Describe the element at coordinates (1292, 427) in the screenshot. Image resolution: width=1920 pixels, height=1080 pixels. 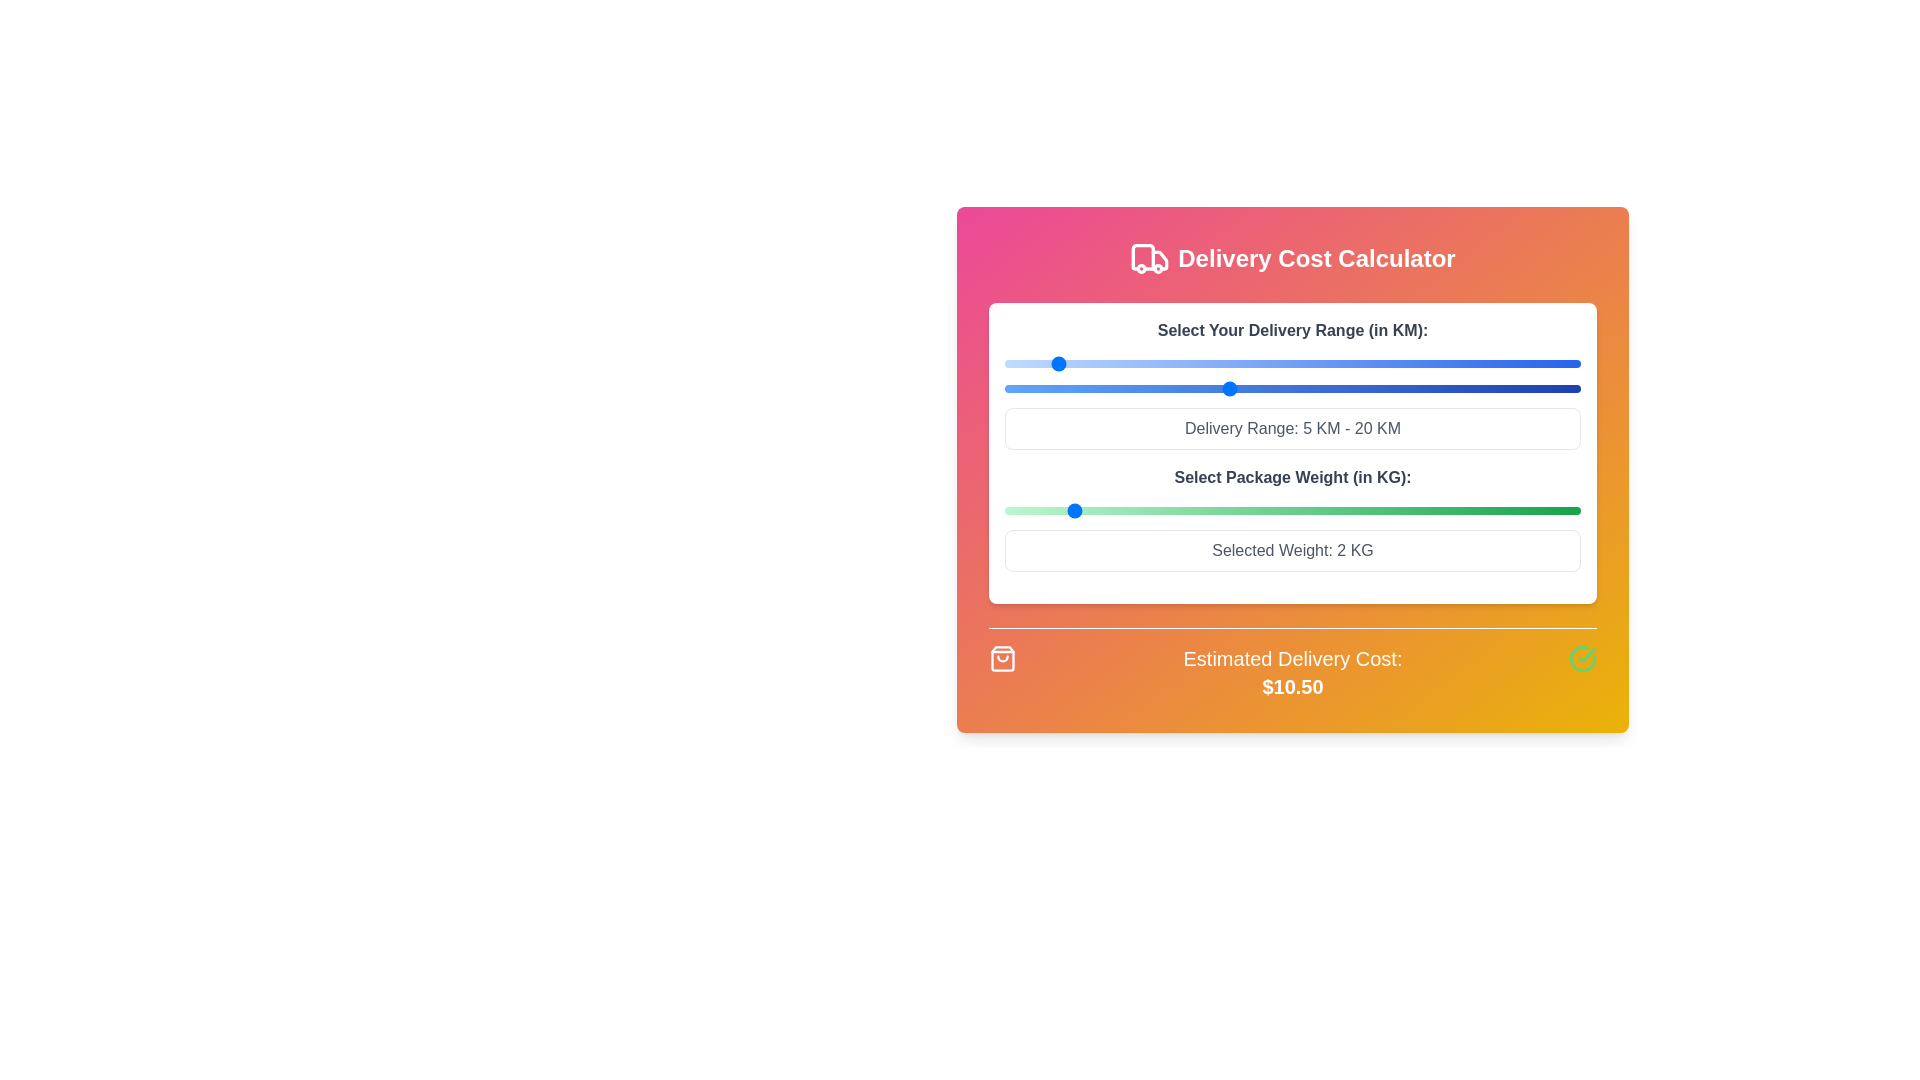
I see `the informational text box that provides details about the currently selected delivery range, located below the two blue sliders in the 'Select Your Delivery Range (in KM)' section` at that location.